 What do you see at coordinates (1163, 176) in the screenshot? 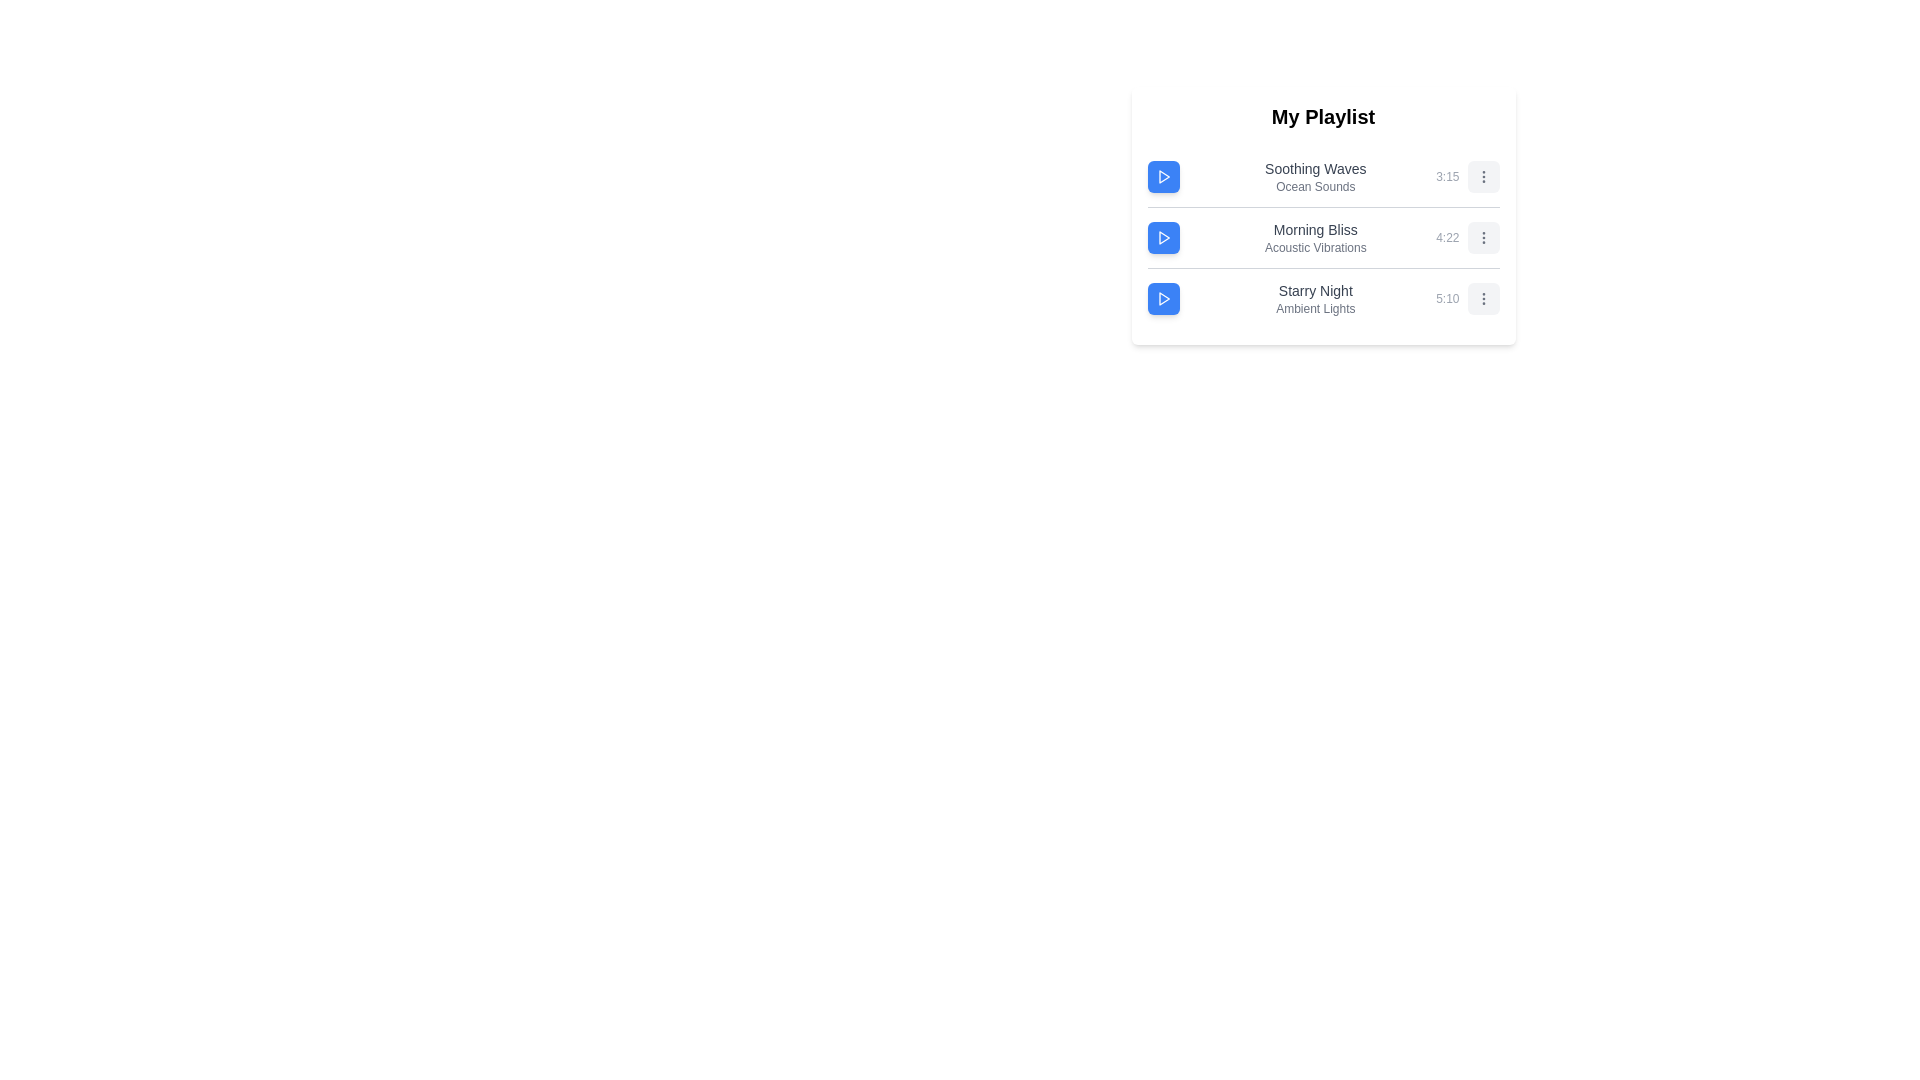
I see `the blue rounded rectangular button with a white play icon inside to play the associated audio track` at bounding box center [1163, 176].